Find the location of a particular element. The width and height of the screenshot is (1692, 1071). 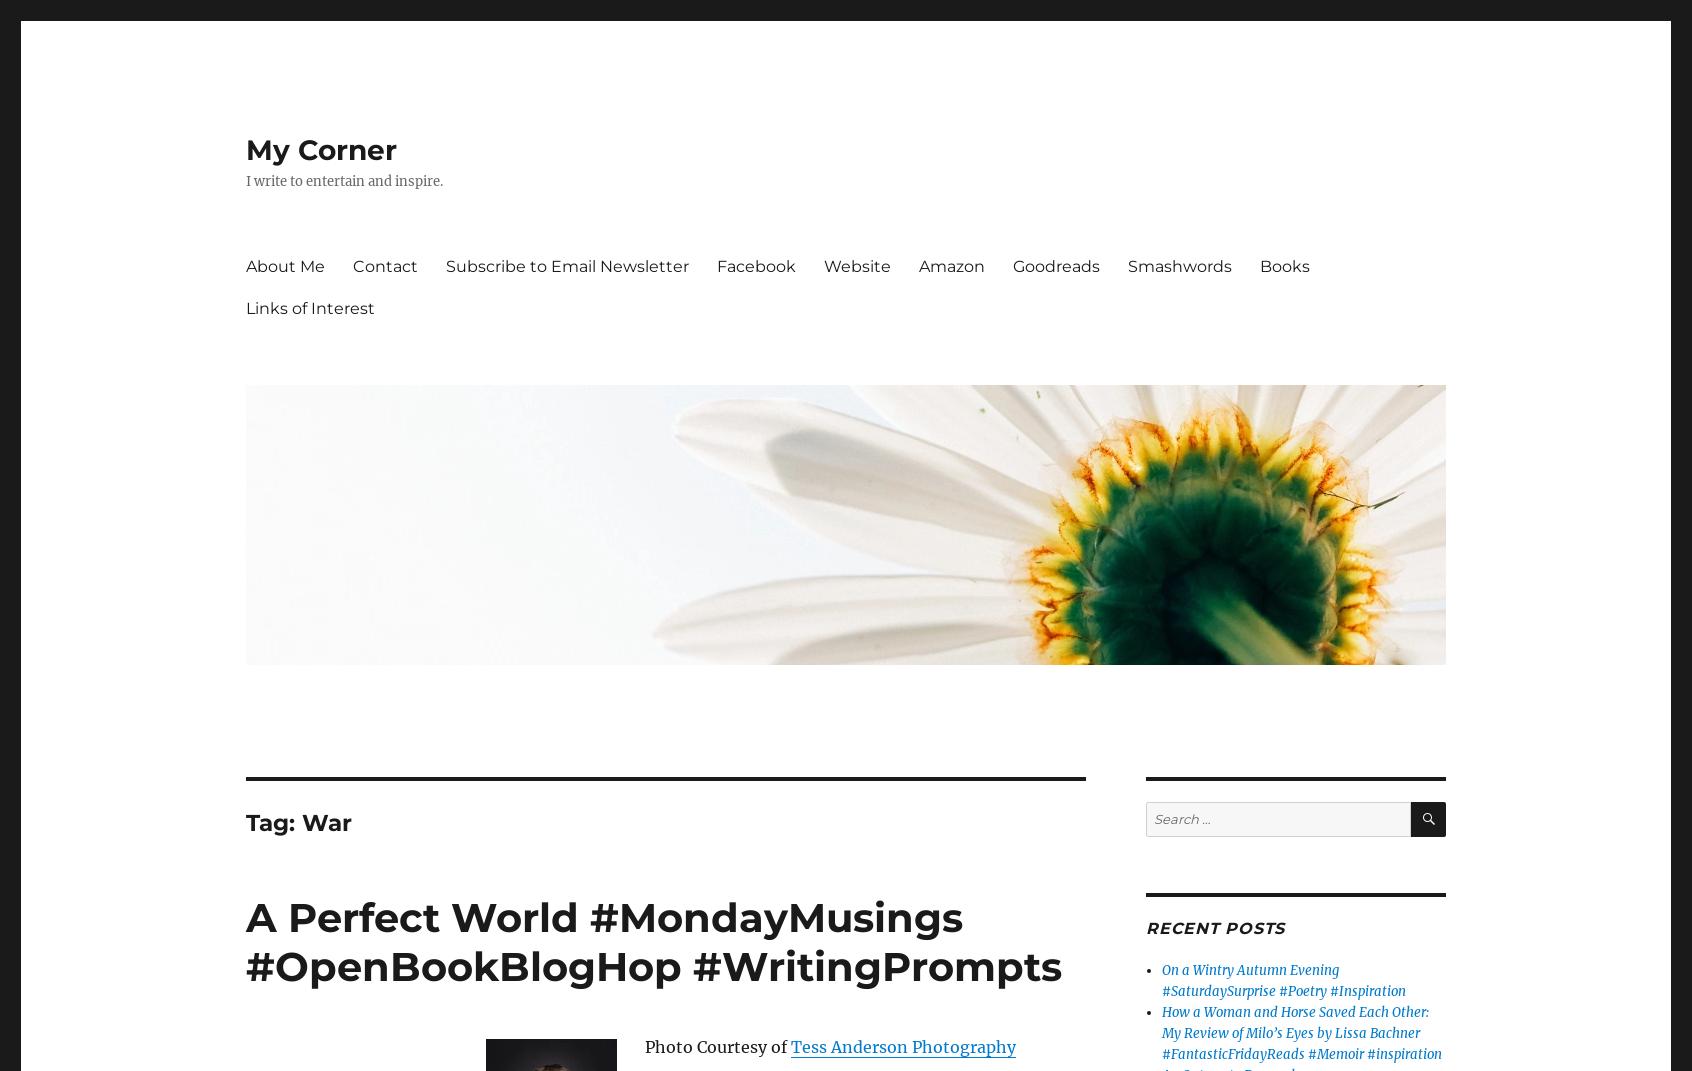

'Contact' is located at coordinates (385, 265).